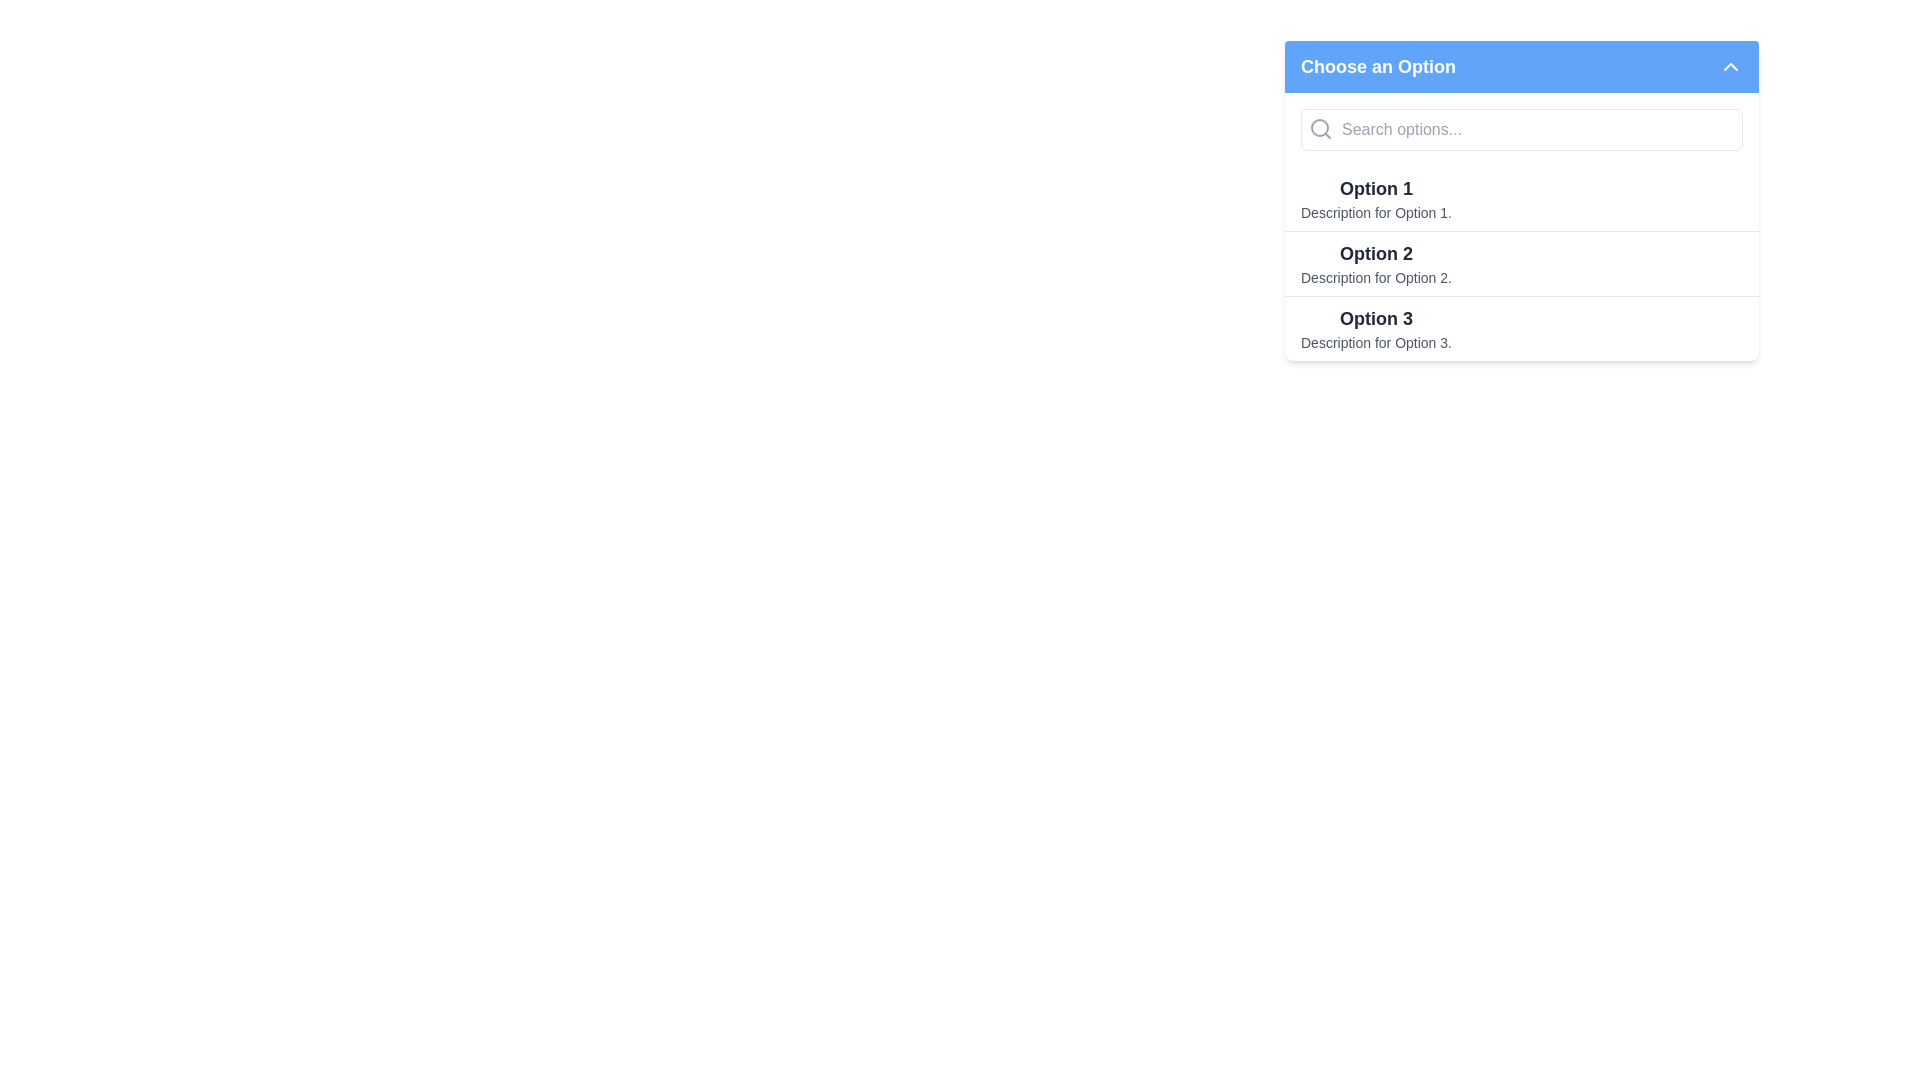 This screenshot has width=1920, height=1080. What do you see at coordinates (1520, 262) in the screenshot?
I see `the list item element displaying 'Option 2' for keyboard navigation` at bounding box center [1520, 262].